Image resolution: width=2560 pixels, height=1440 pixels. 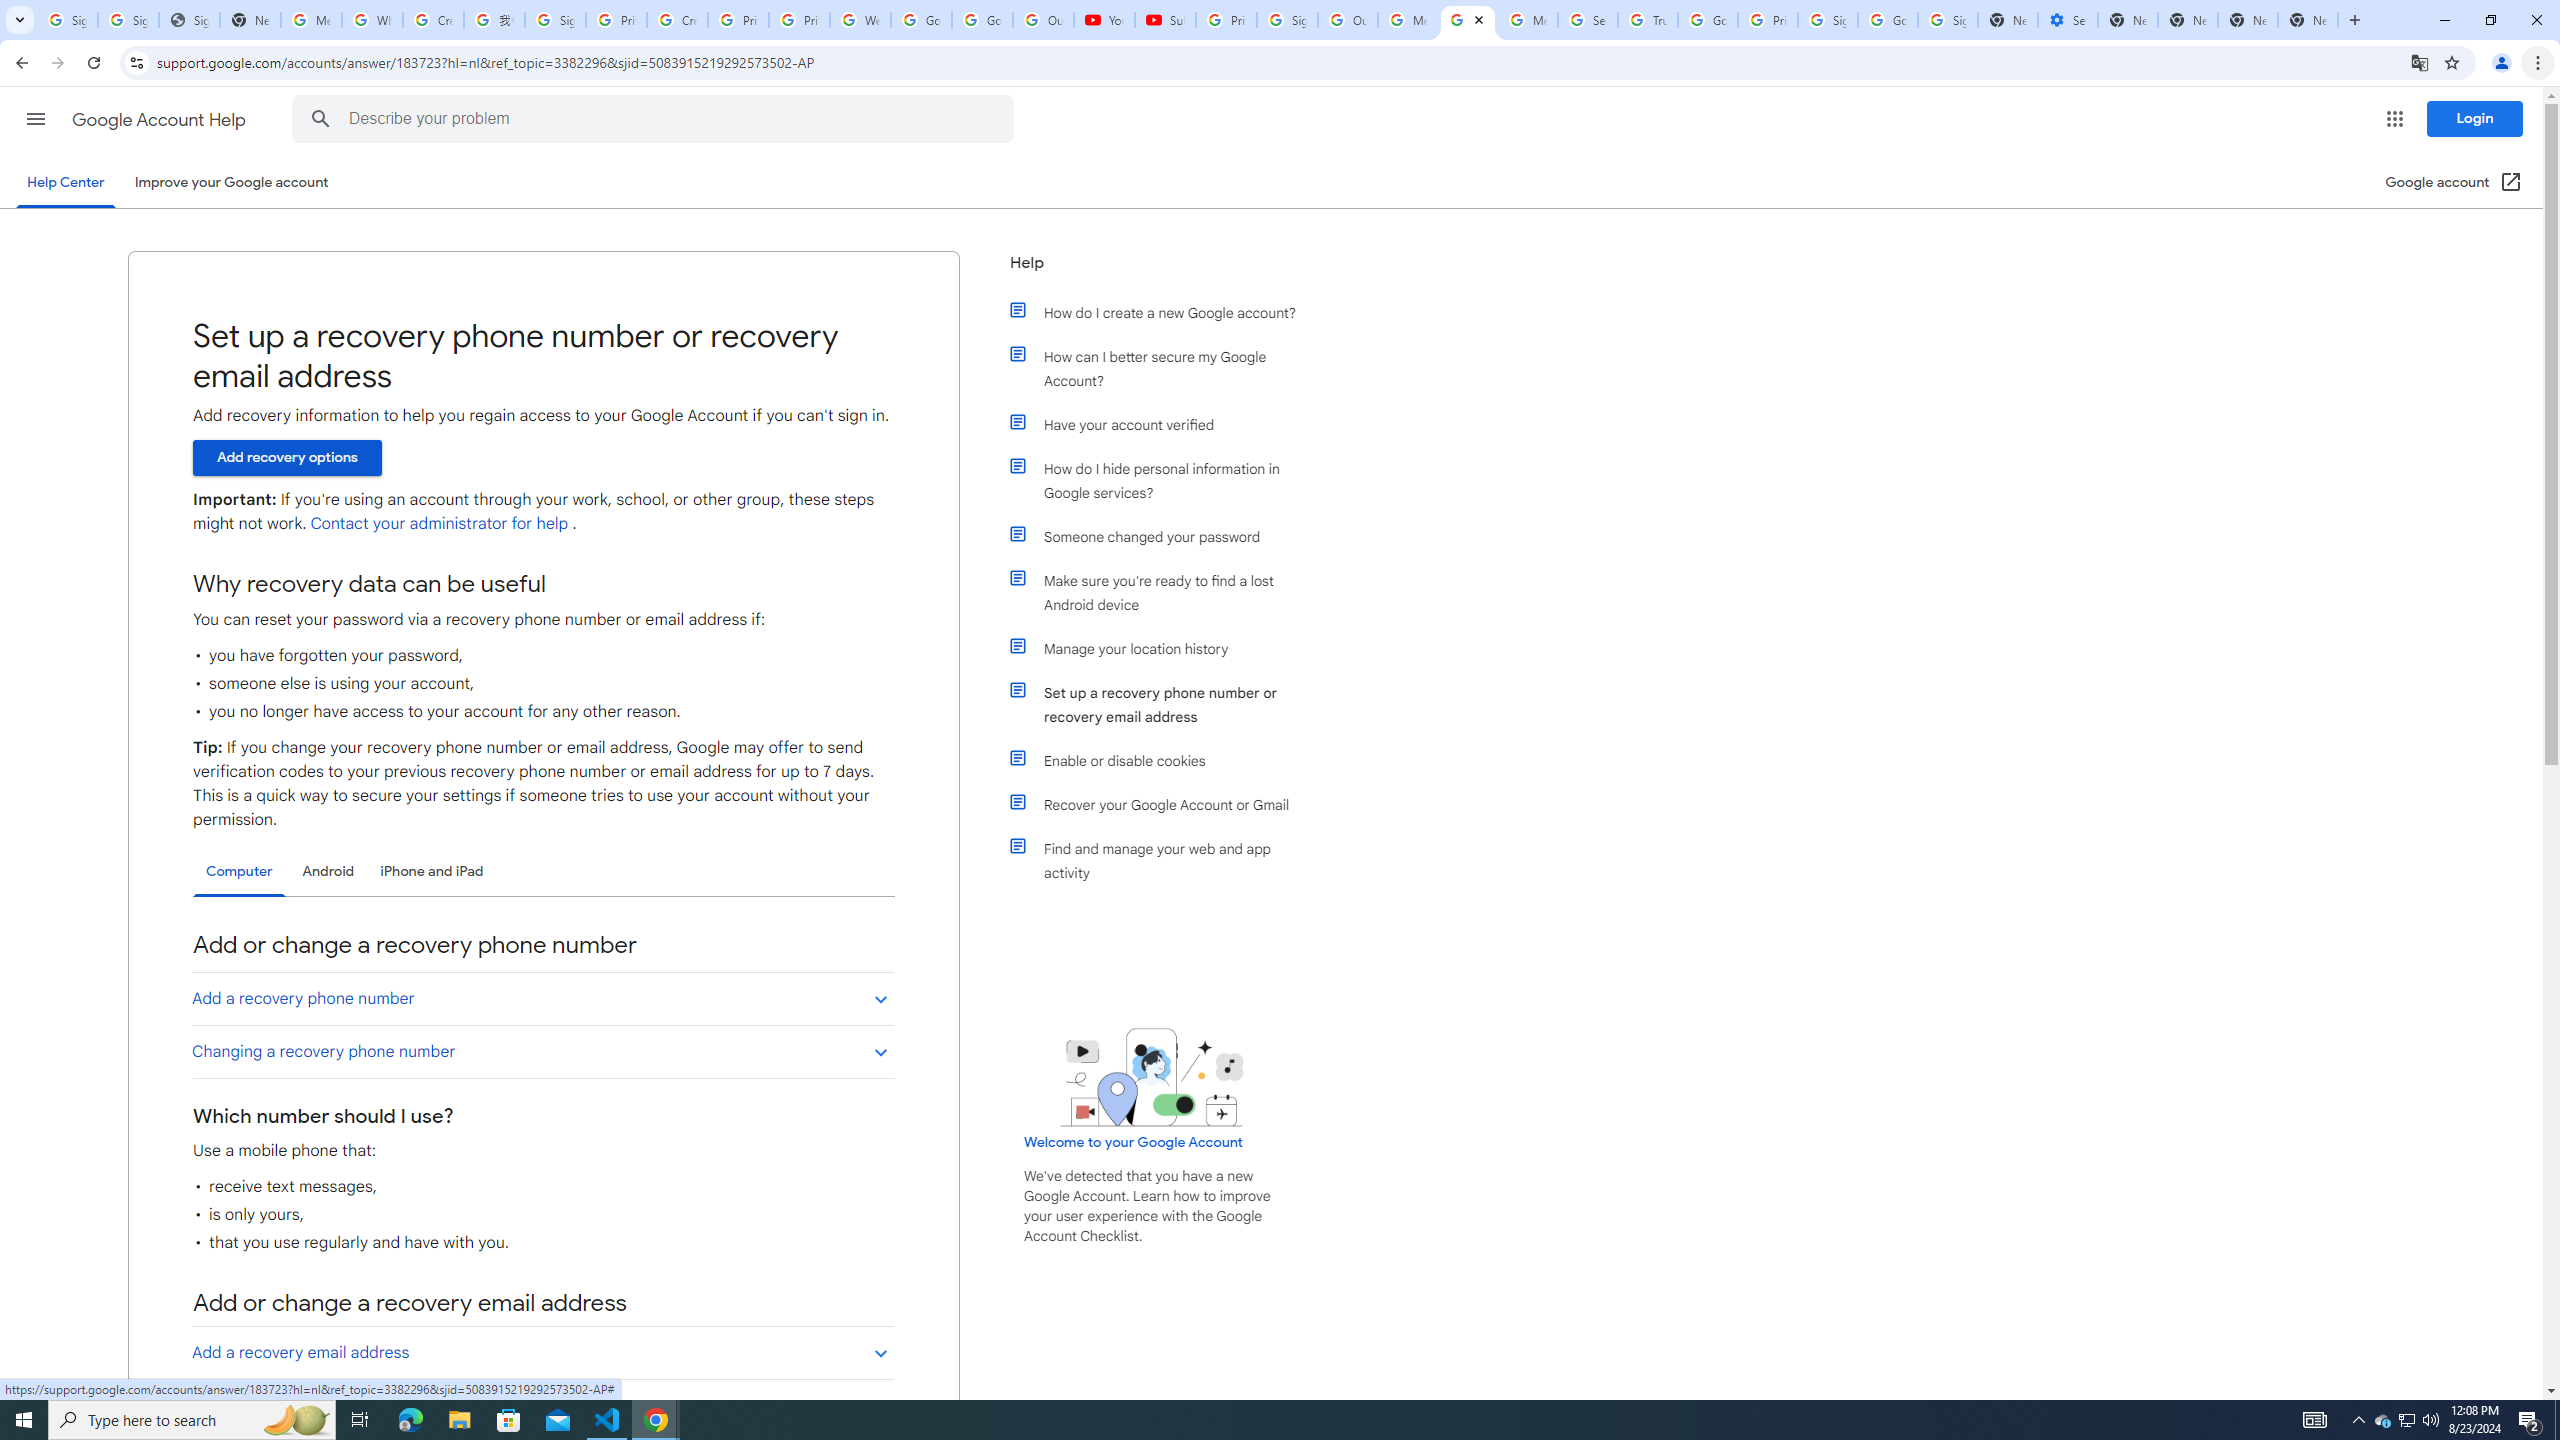 I want to click on 'YouTube', so click(x=1104, y=19).